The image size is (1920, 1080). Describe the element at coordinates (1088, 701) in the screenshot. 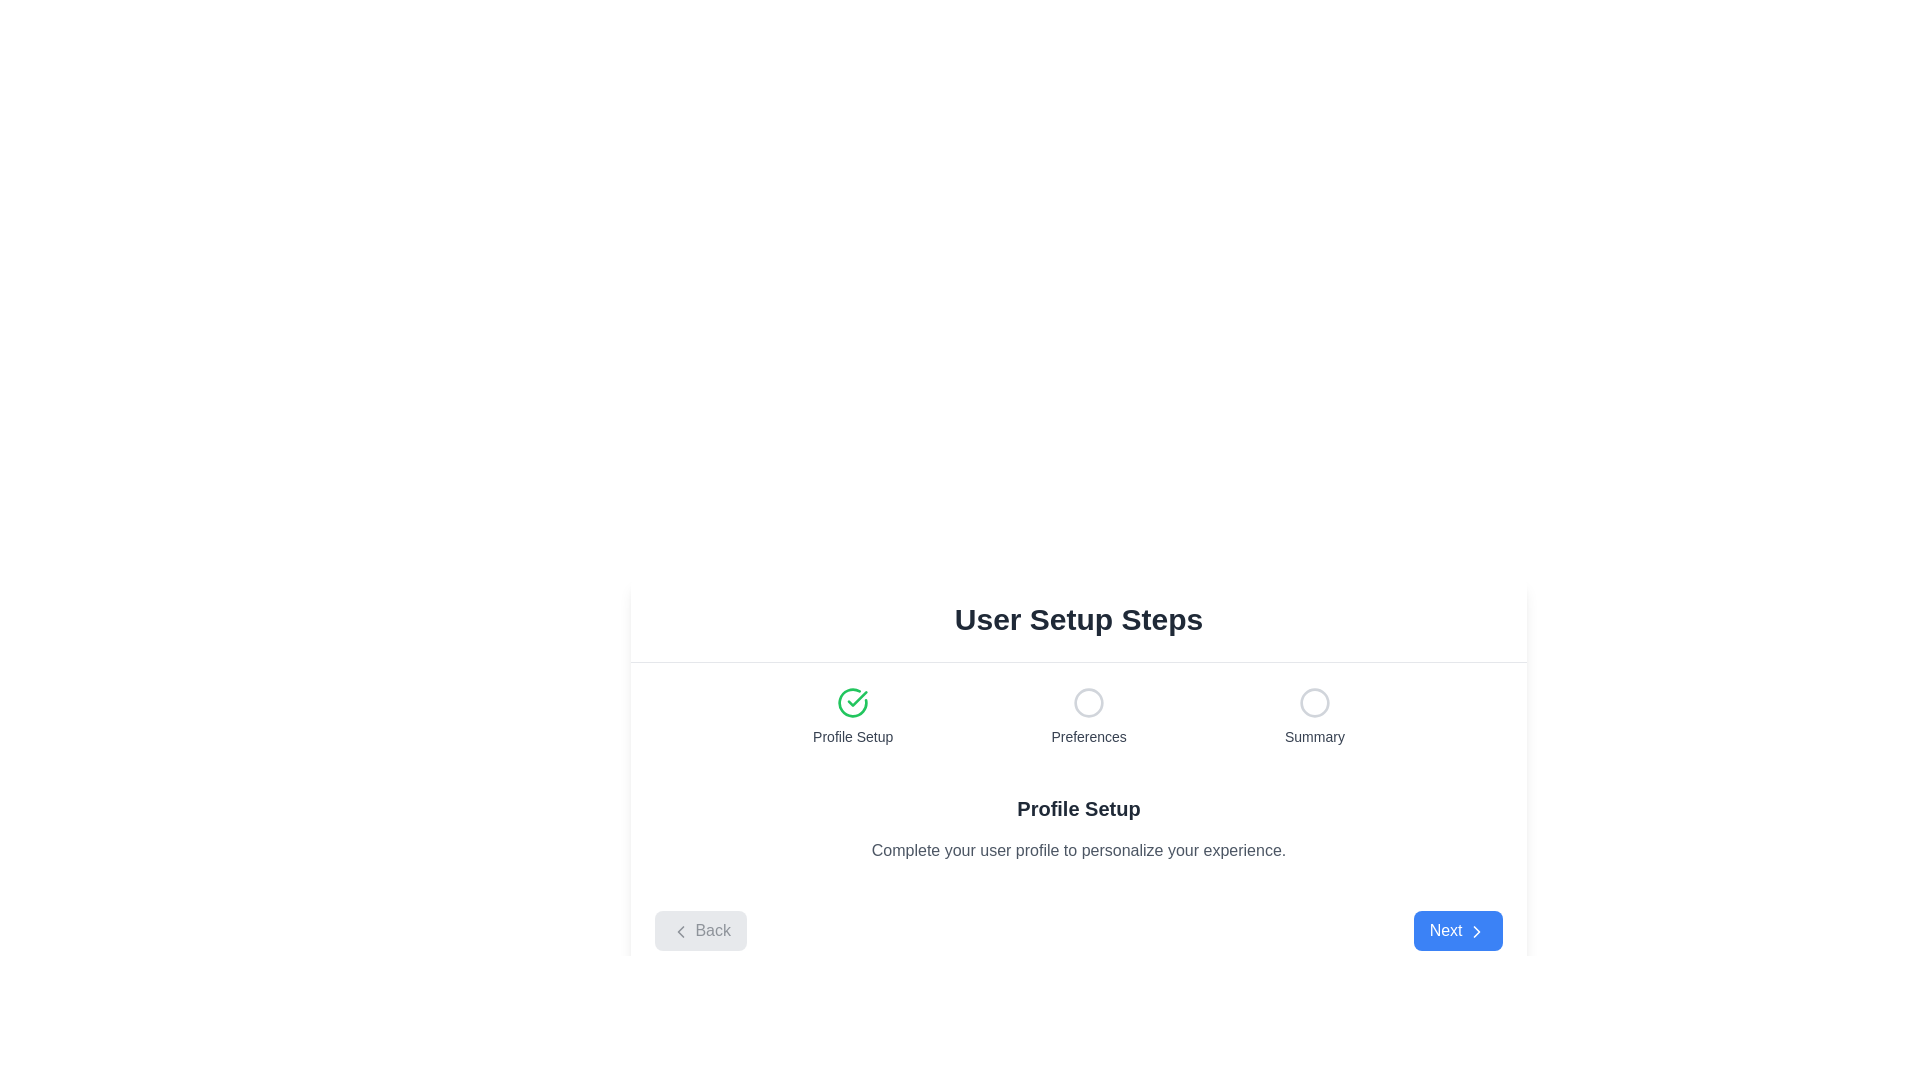

I see `the 'Preferences' icon, which is the second element in a horizontal alignment of three icons representing the setup steps, located between the 'Profile Setup' icon and the 'Summary' icon` at that location.